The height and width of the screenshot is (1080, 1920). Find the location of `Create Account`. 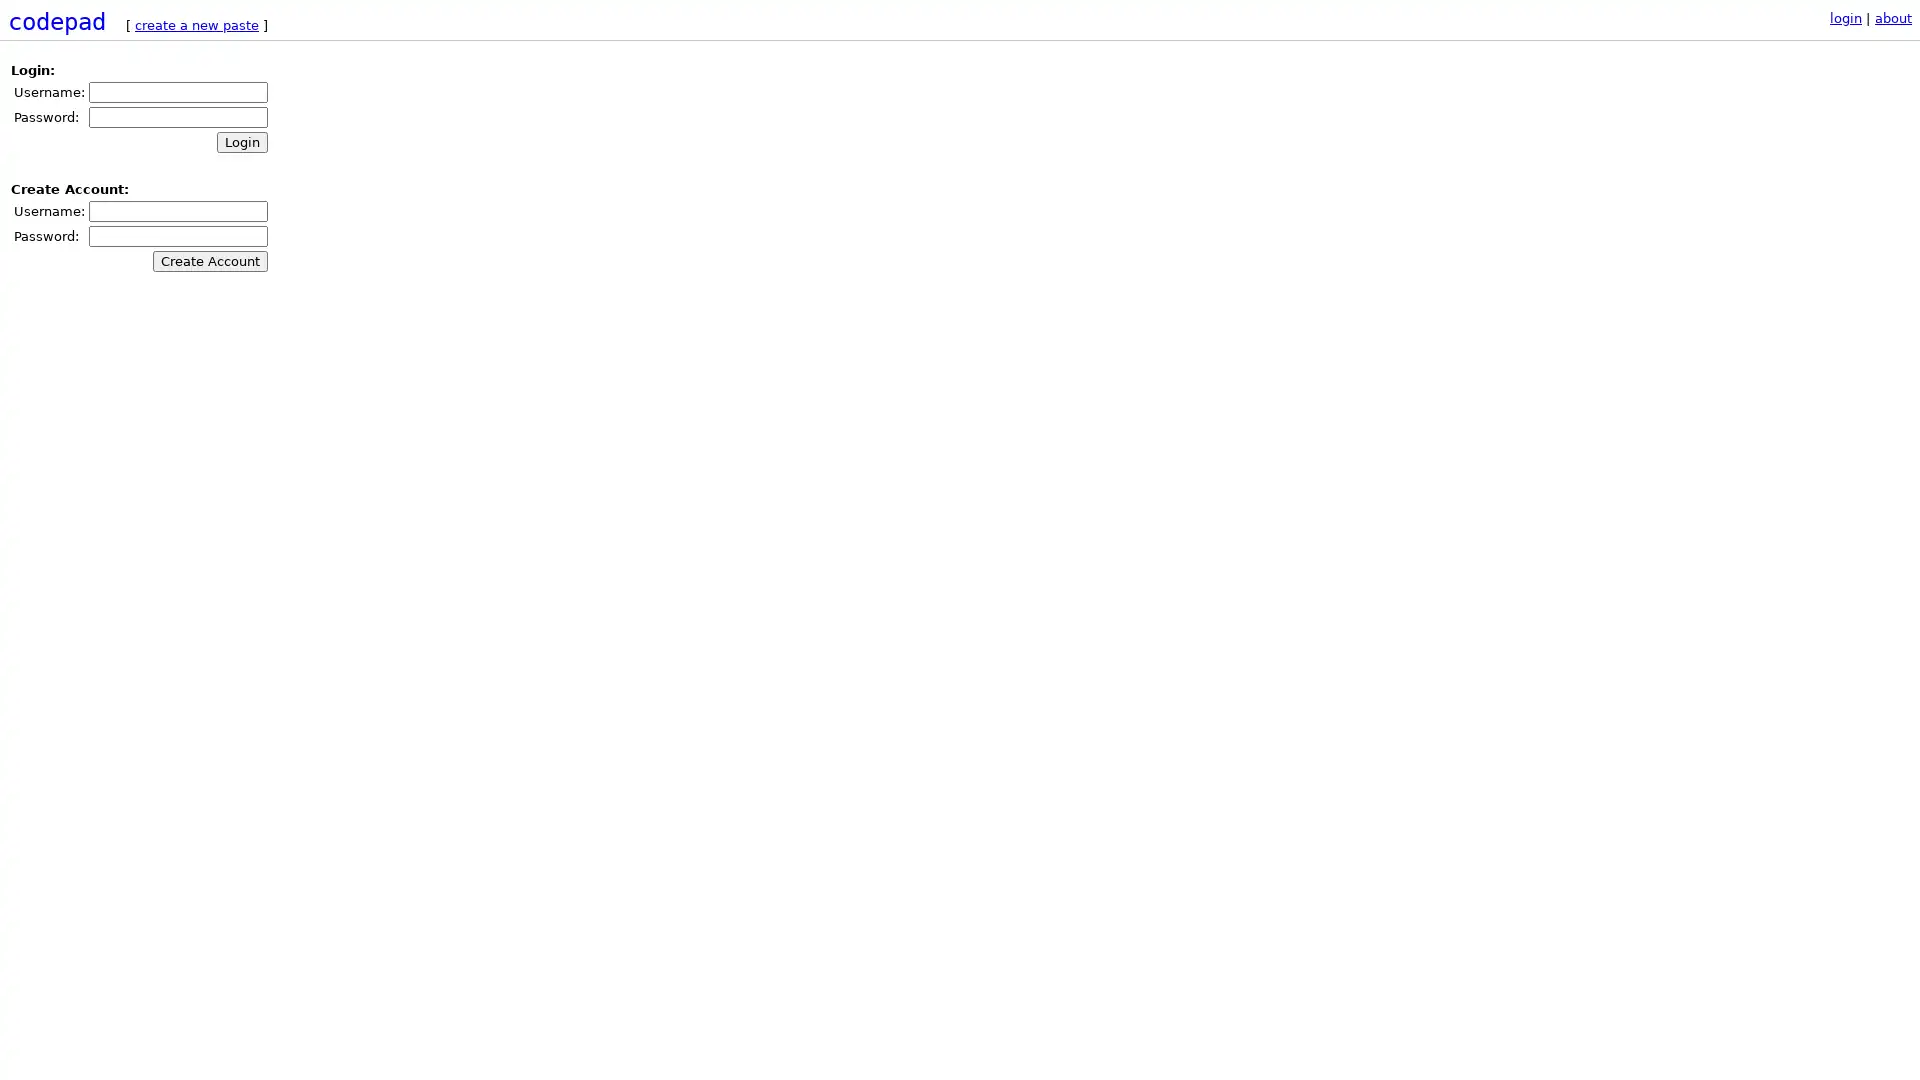

Create Account is located at coordinates (210, 260).